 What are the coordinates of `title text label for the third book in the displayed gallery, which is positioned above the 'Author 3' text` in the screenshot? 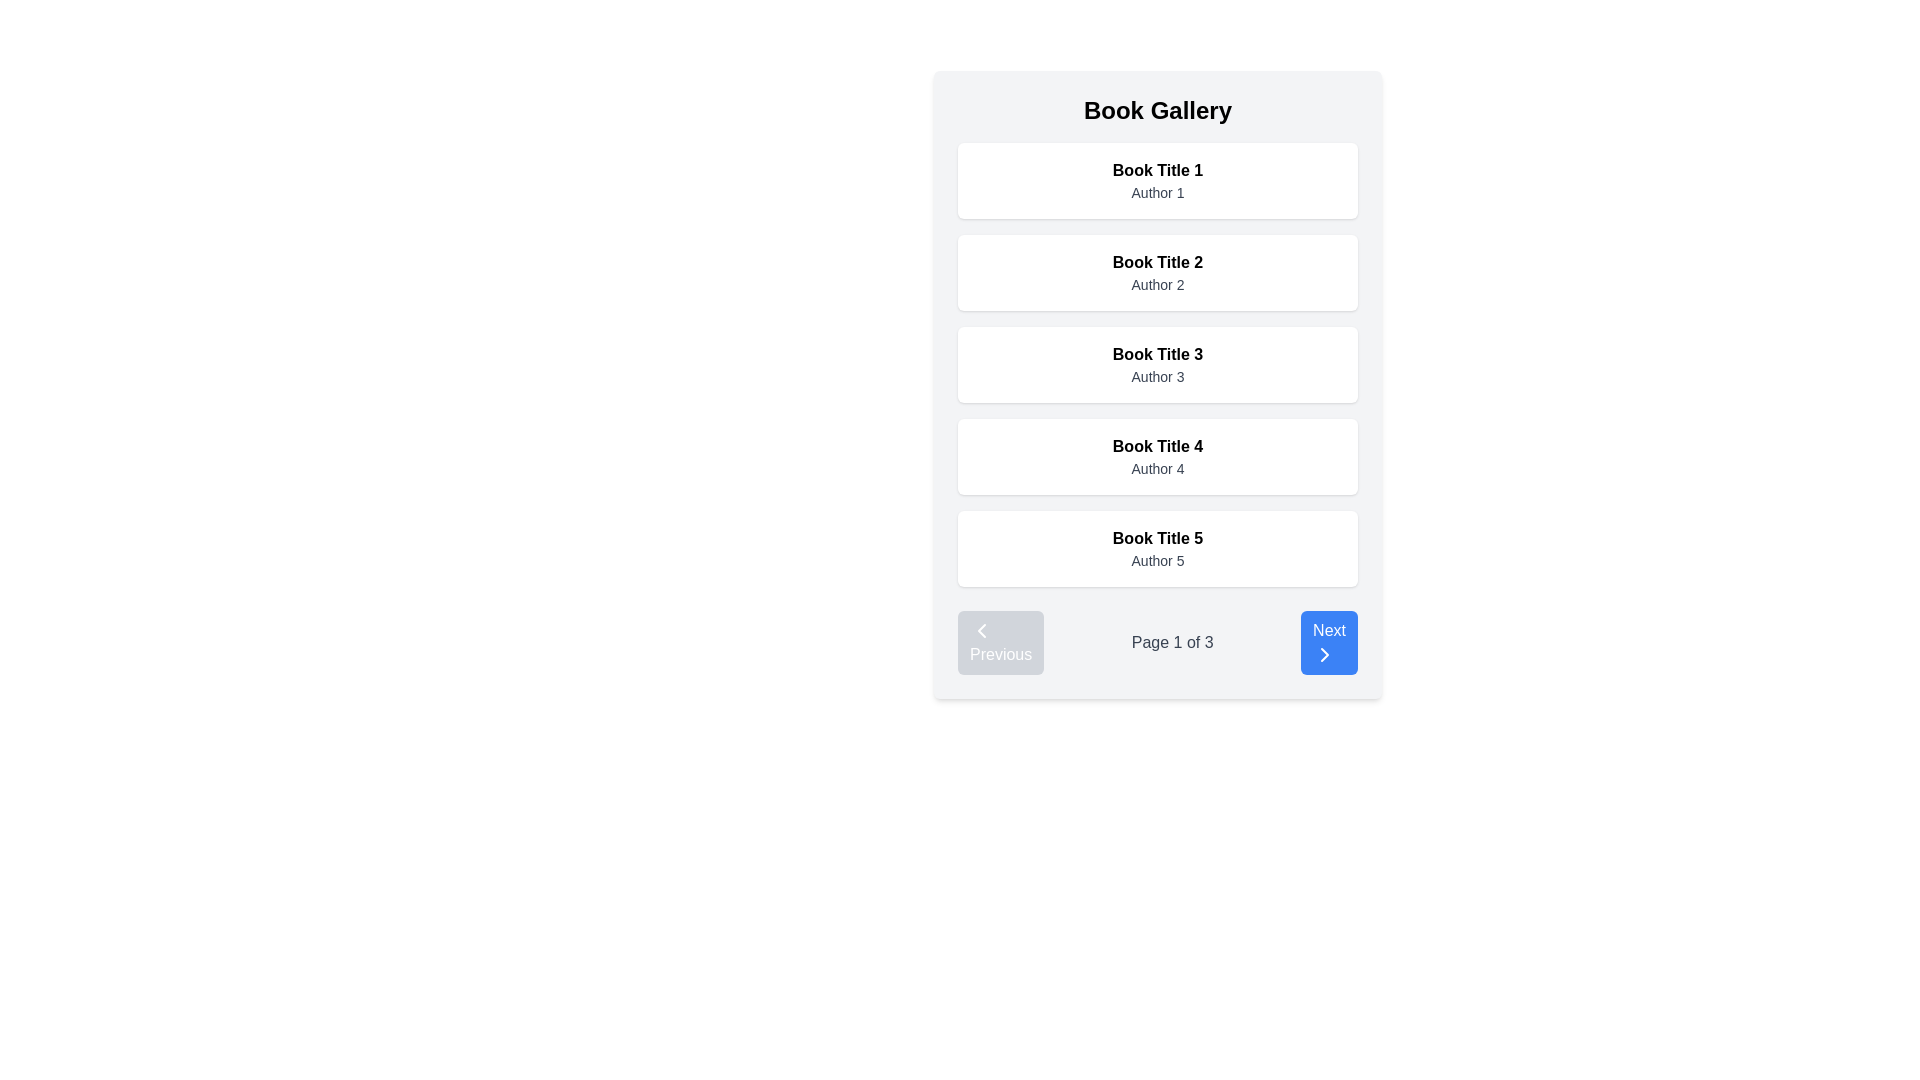 It's located at (1157, 353).